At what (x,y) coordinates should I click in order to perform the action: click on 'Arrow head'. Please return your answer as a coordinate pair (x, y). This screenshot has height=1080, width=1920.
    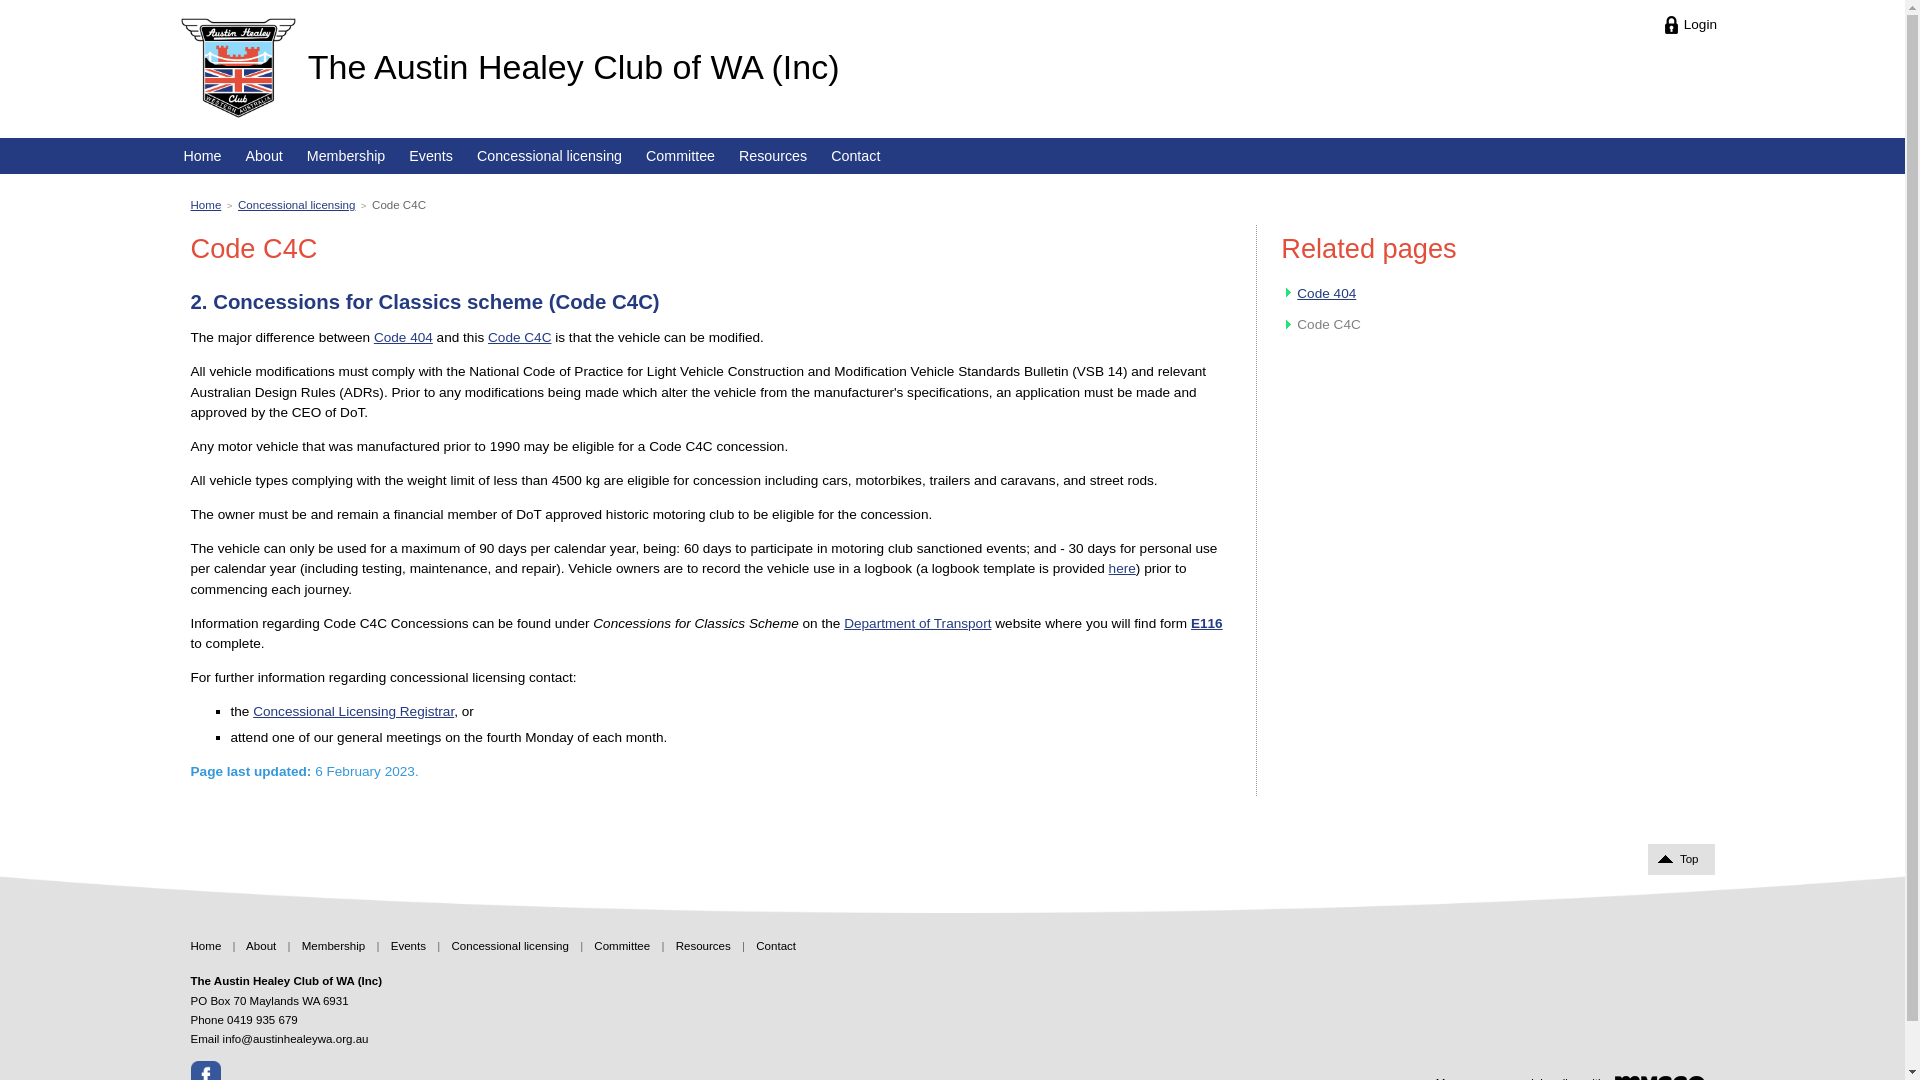
    Looking at the image, I should click on (1291, 325).